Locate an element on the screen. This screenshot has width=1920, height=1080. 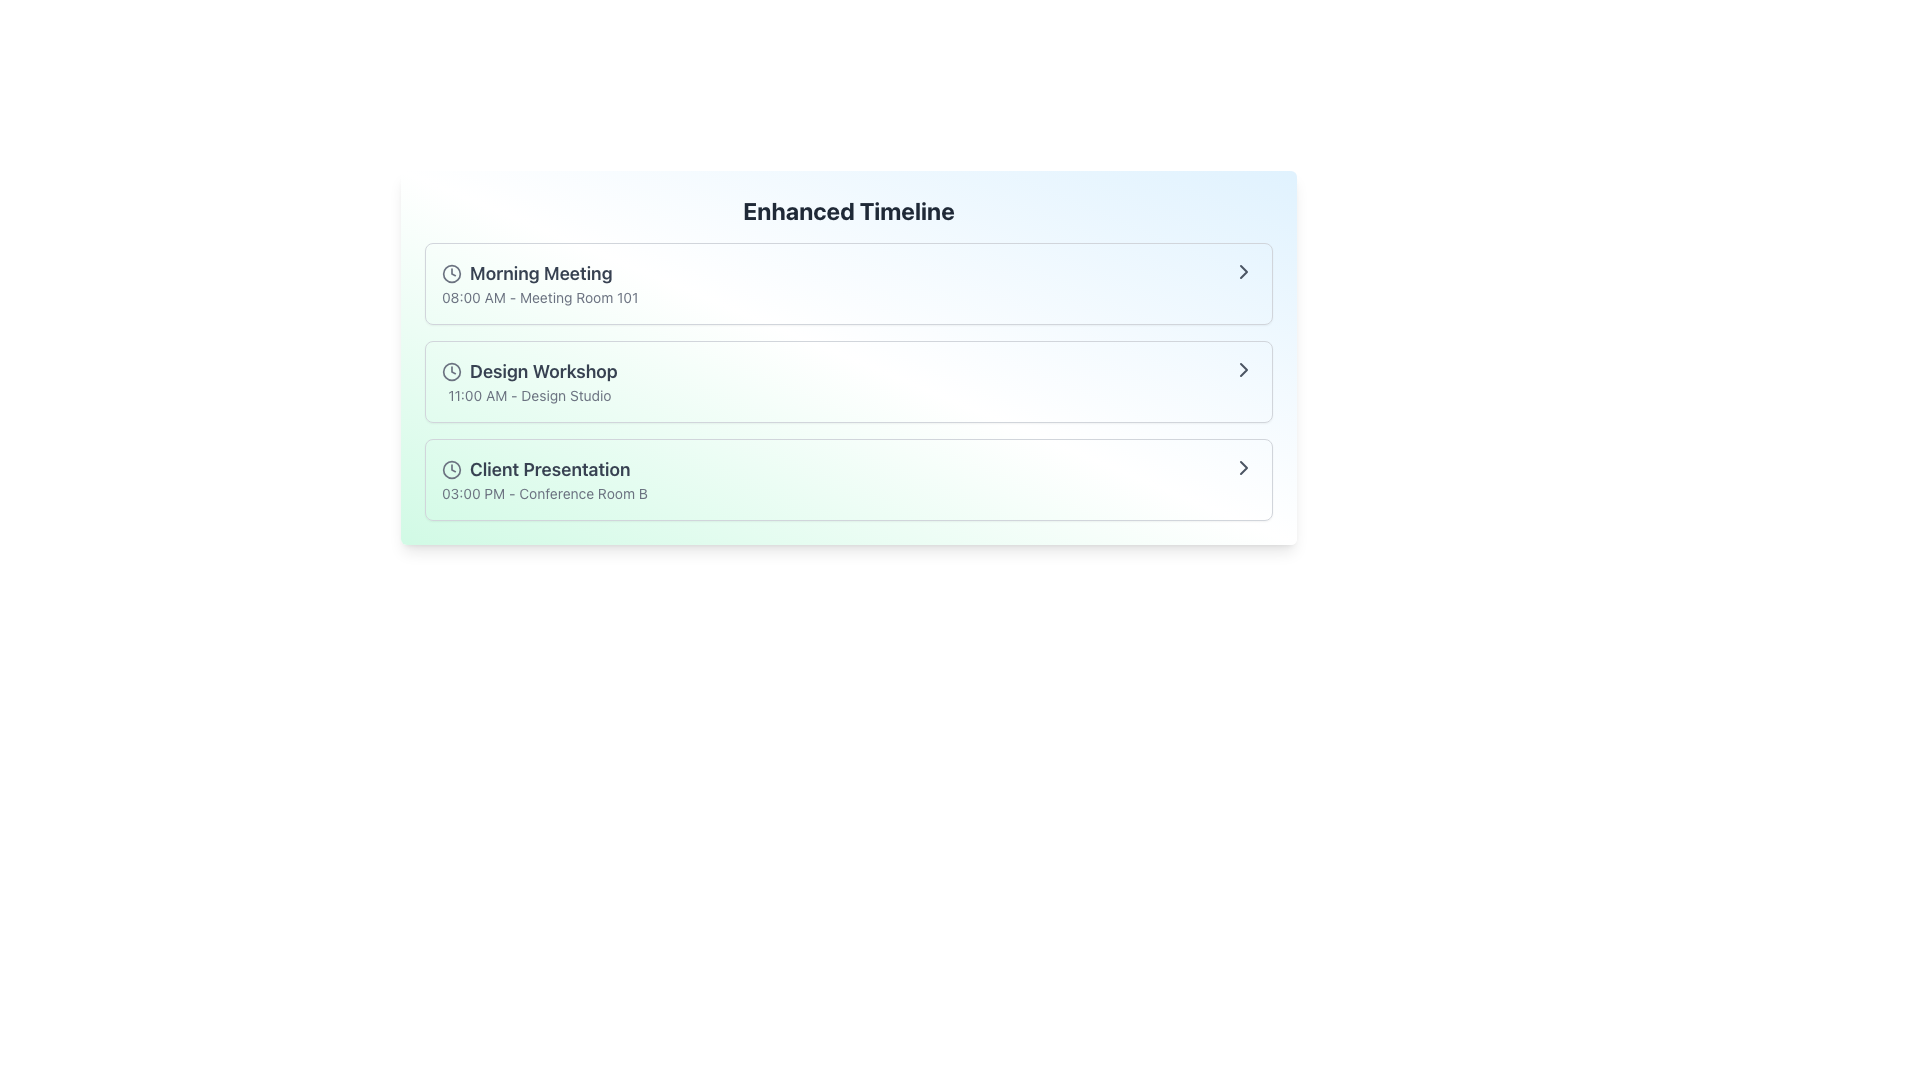
the right-pointing chevron arrow icon located at the end of the 'Morning Meeting' entry in the timeline is located at coordinates (1242, 272).